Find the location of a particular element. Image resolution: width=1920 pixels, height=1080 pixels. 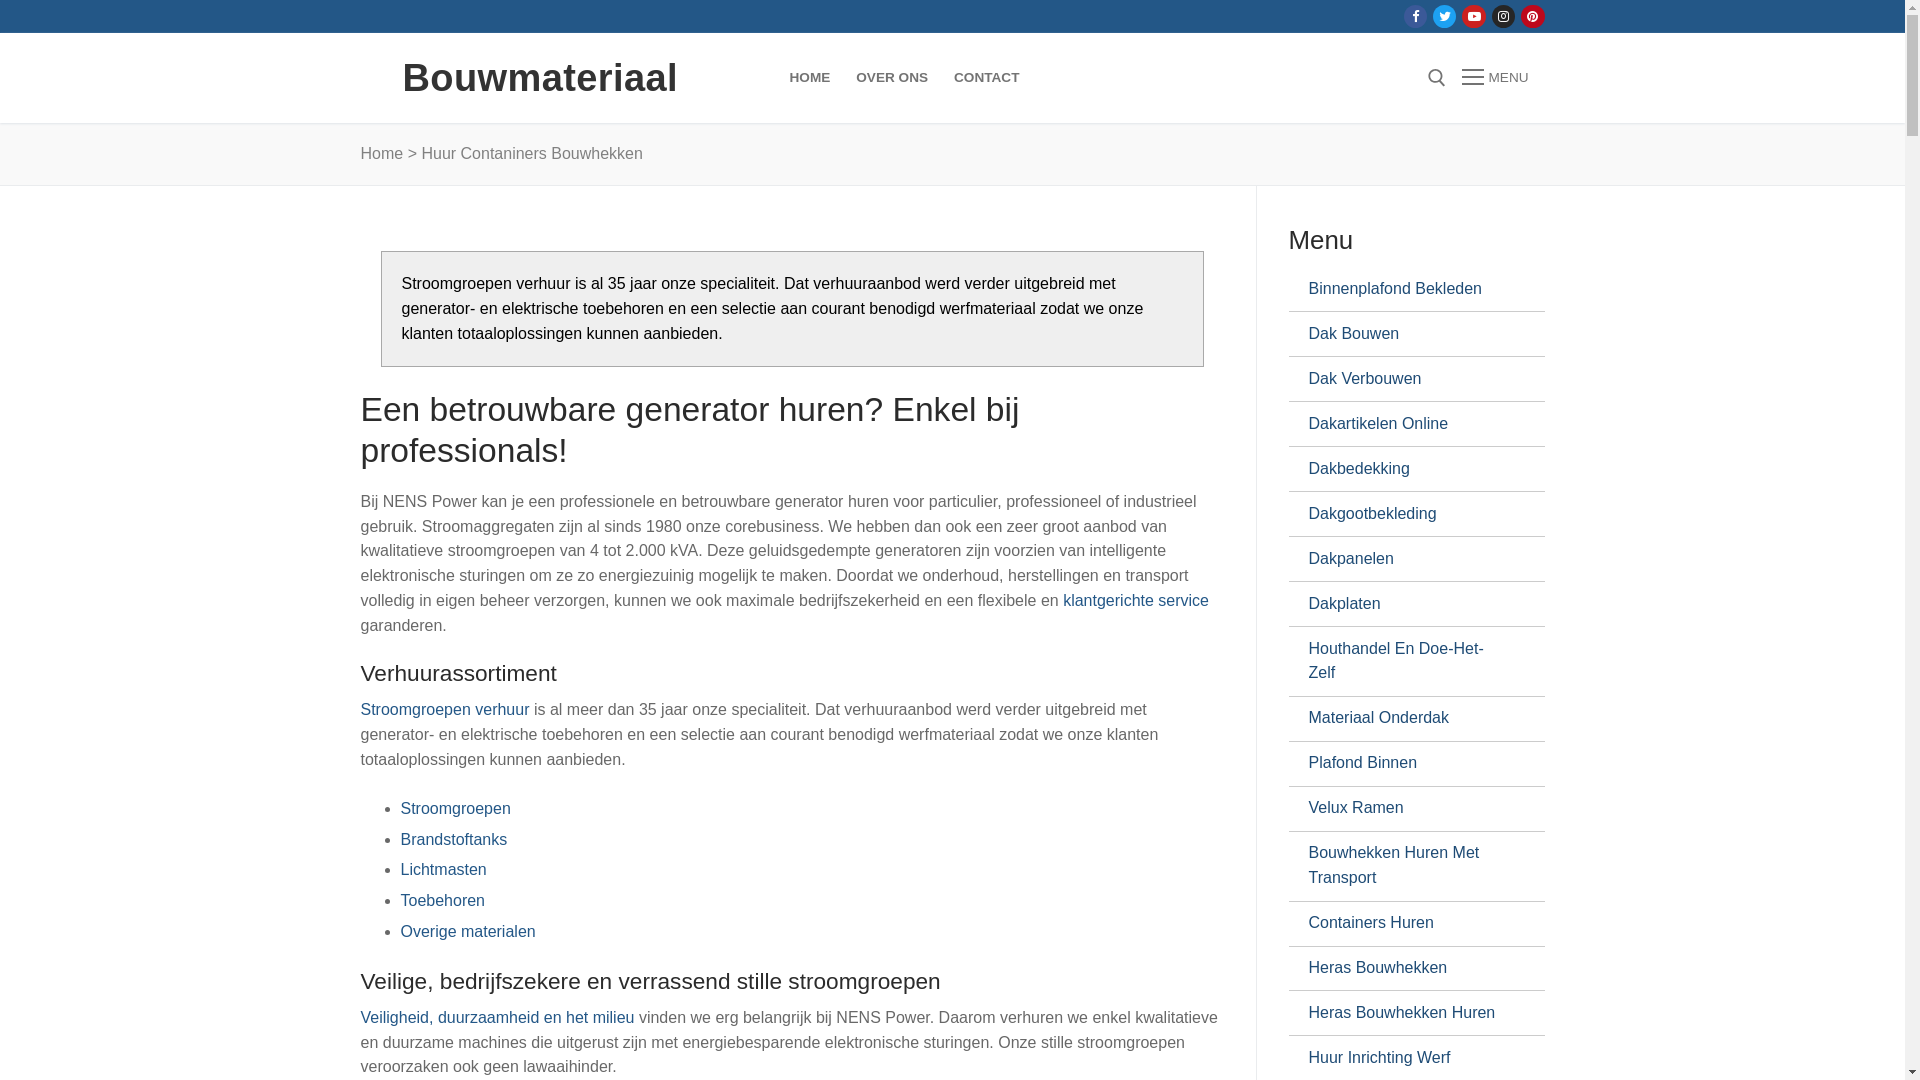

'Plafond Binnen' is located at coordinates (1406, 763).